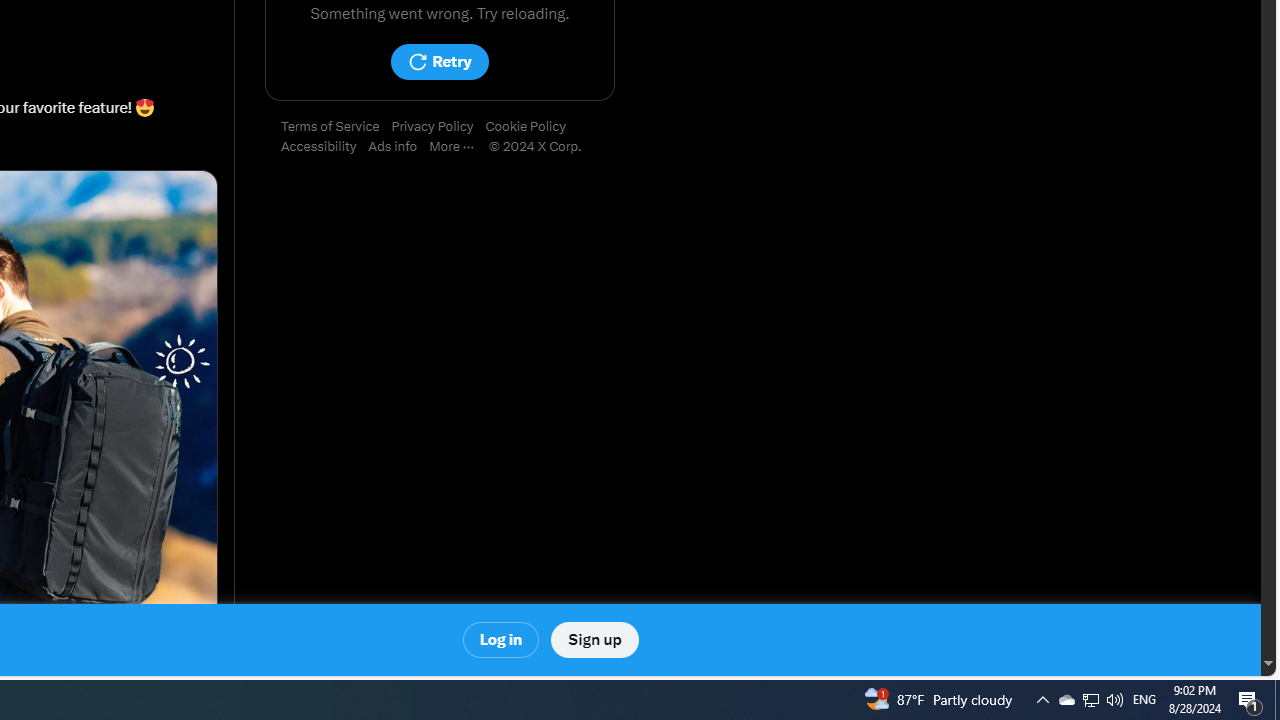 Image resolution: width=1280 pixels, height=720 pixels. Describe the element at coordinates (457, 146) in the screenshot. I see `'More'` at that location.